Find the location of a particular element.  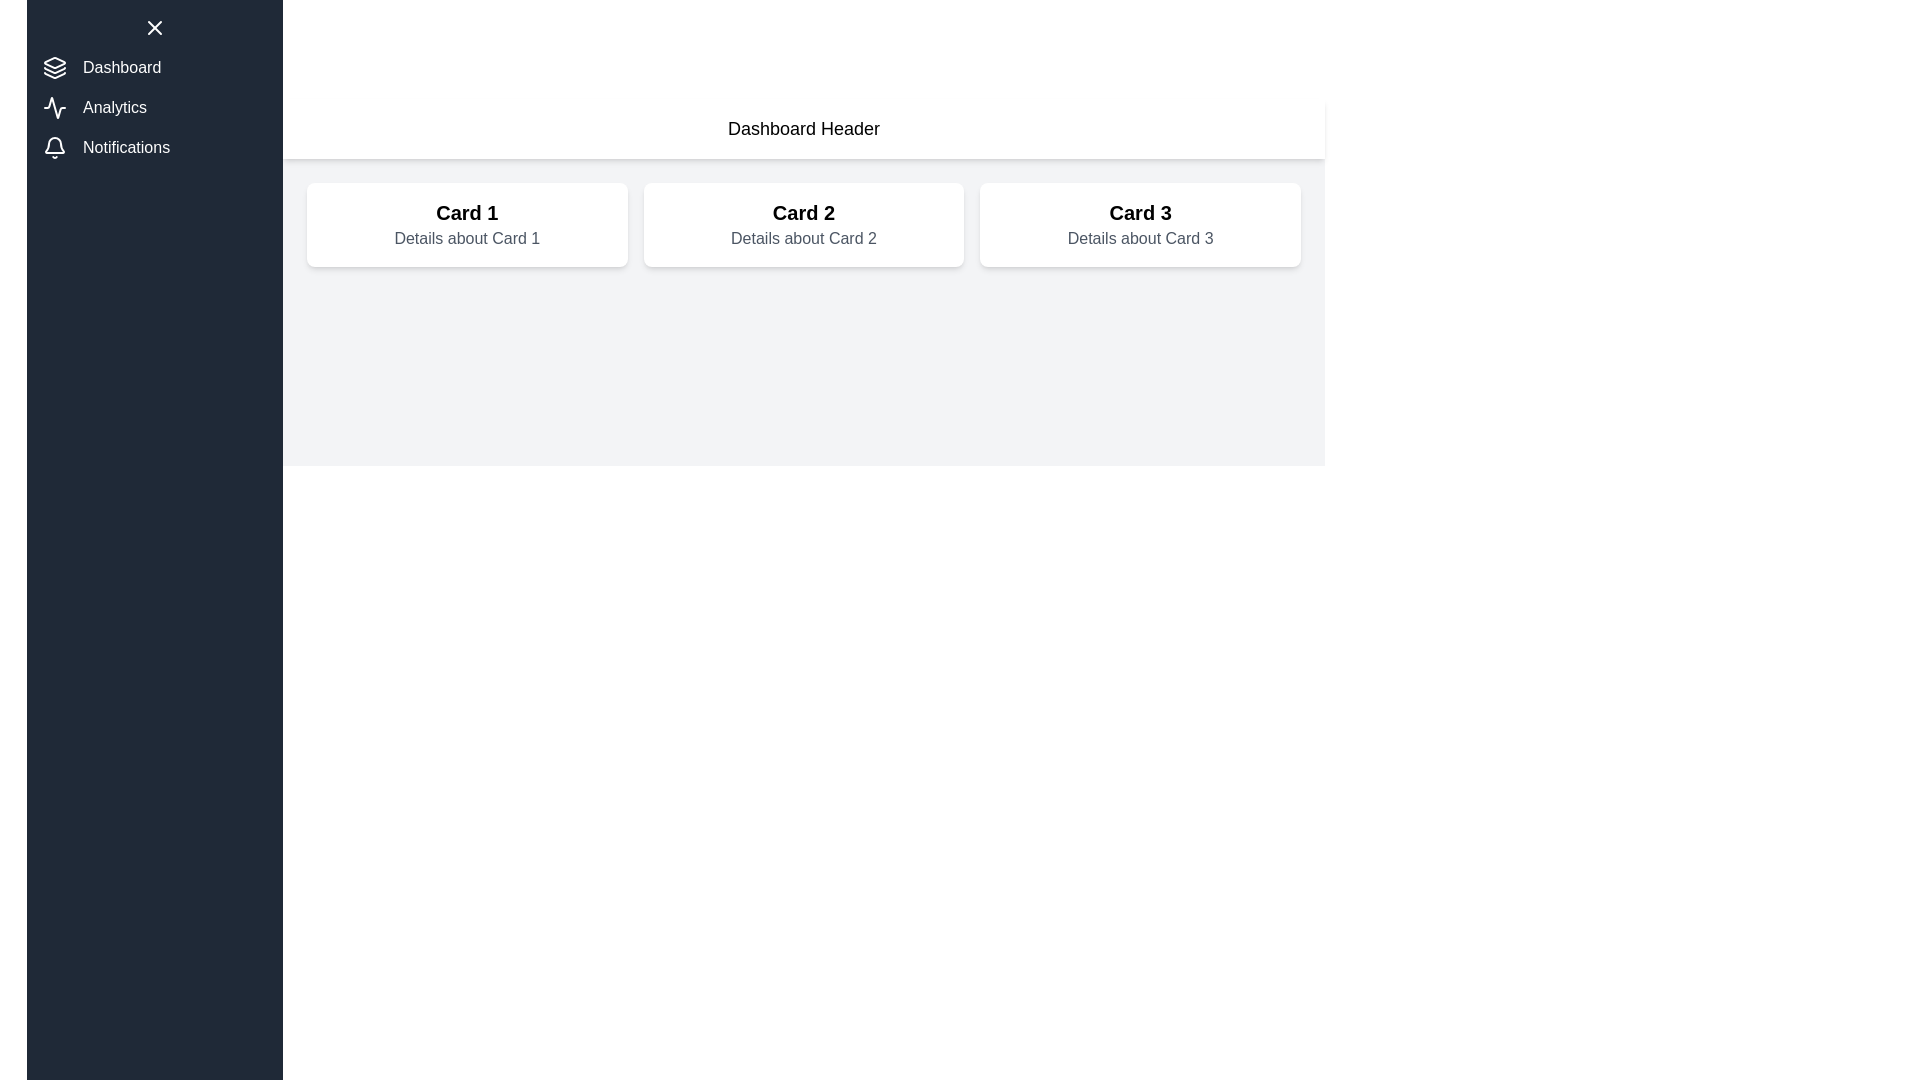

the second layer of the icon segment in the left-side navigation menu, which visually represents stackable or groupable items is located at coordinates (54, 69).